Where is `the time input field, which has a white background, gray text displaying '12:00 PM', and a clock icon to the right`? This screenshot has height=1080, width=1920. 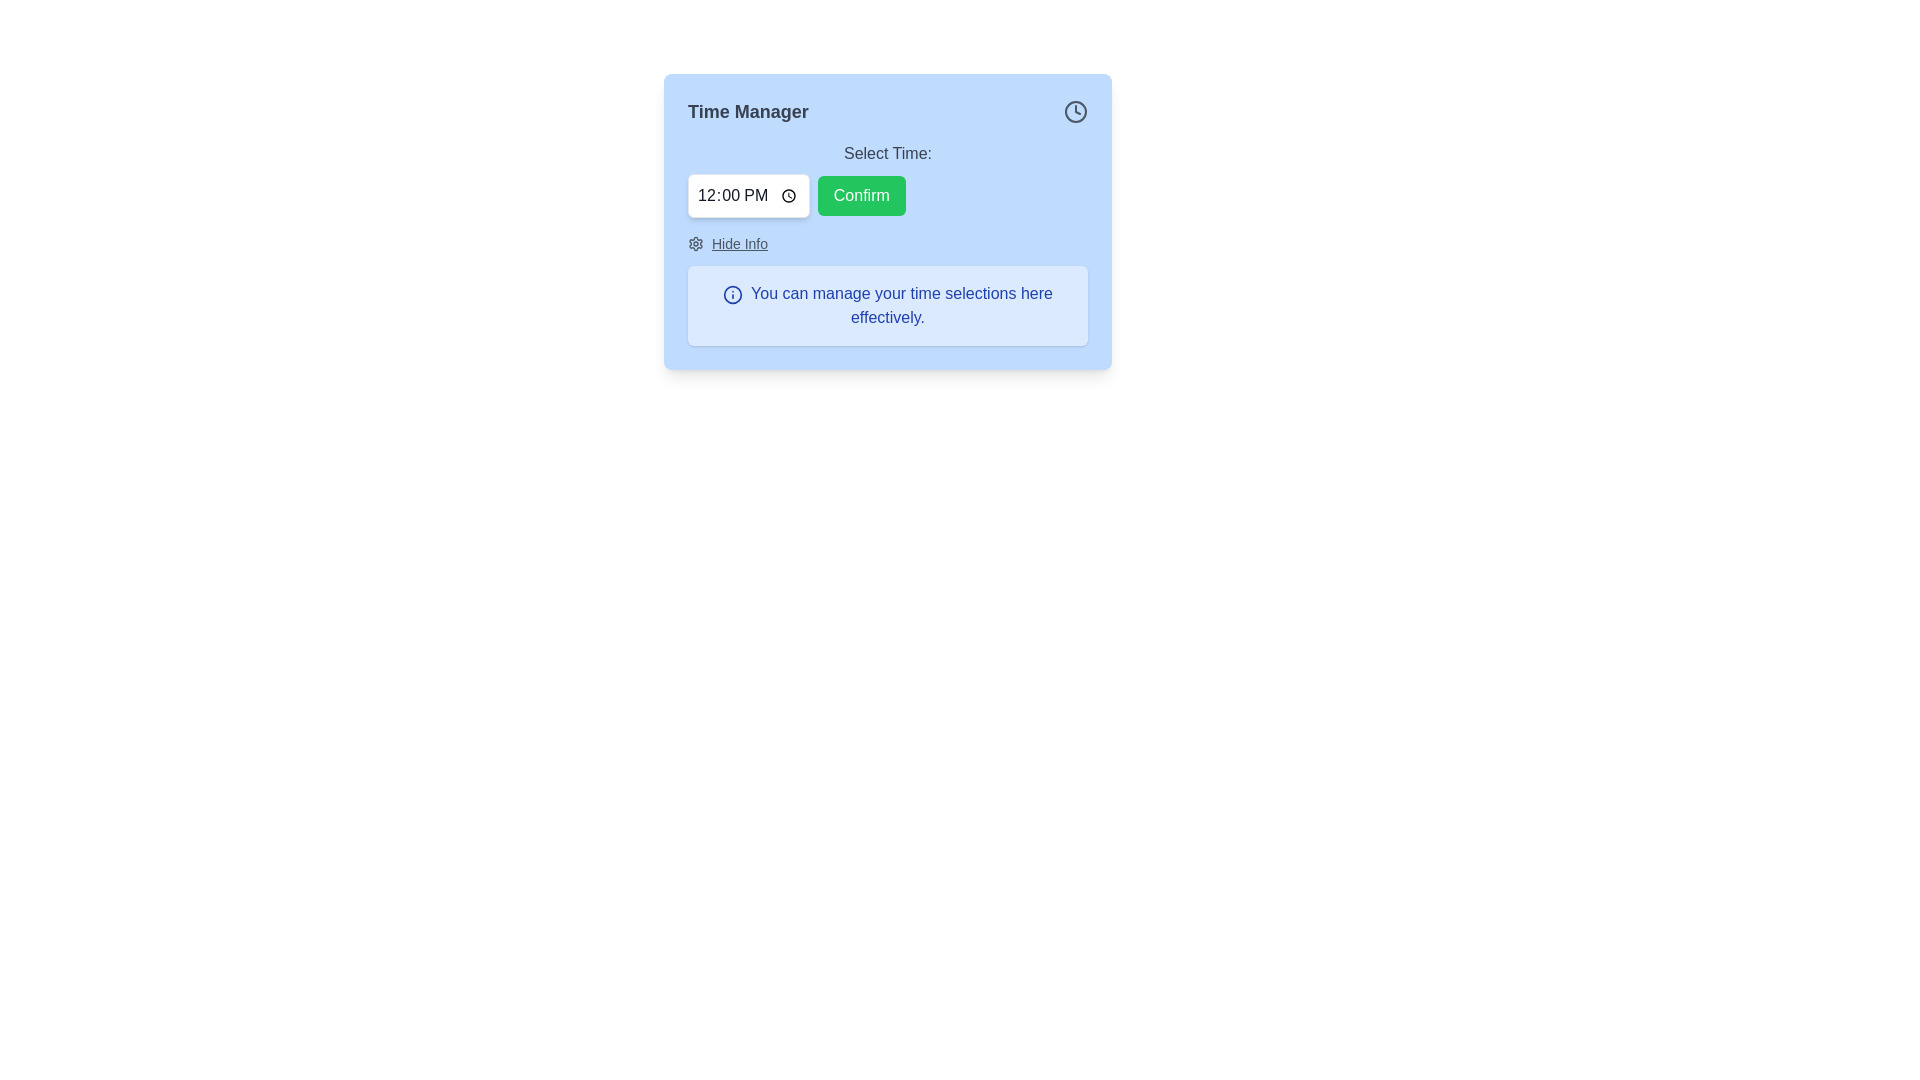 the time input field, which has a white background, gray text displaying '12:00 PM', and a clock icon to the right is located at coordinates (747, 196).